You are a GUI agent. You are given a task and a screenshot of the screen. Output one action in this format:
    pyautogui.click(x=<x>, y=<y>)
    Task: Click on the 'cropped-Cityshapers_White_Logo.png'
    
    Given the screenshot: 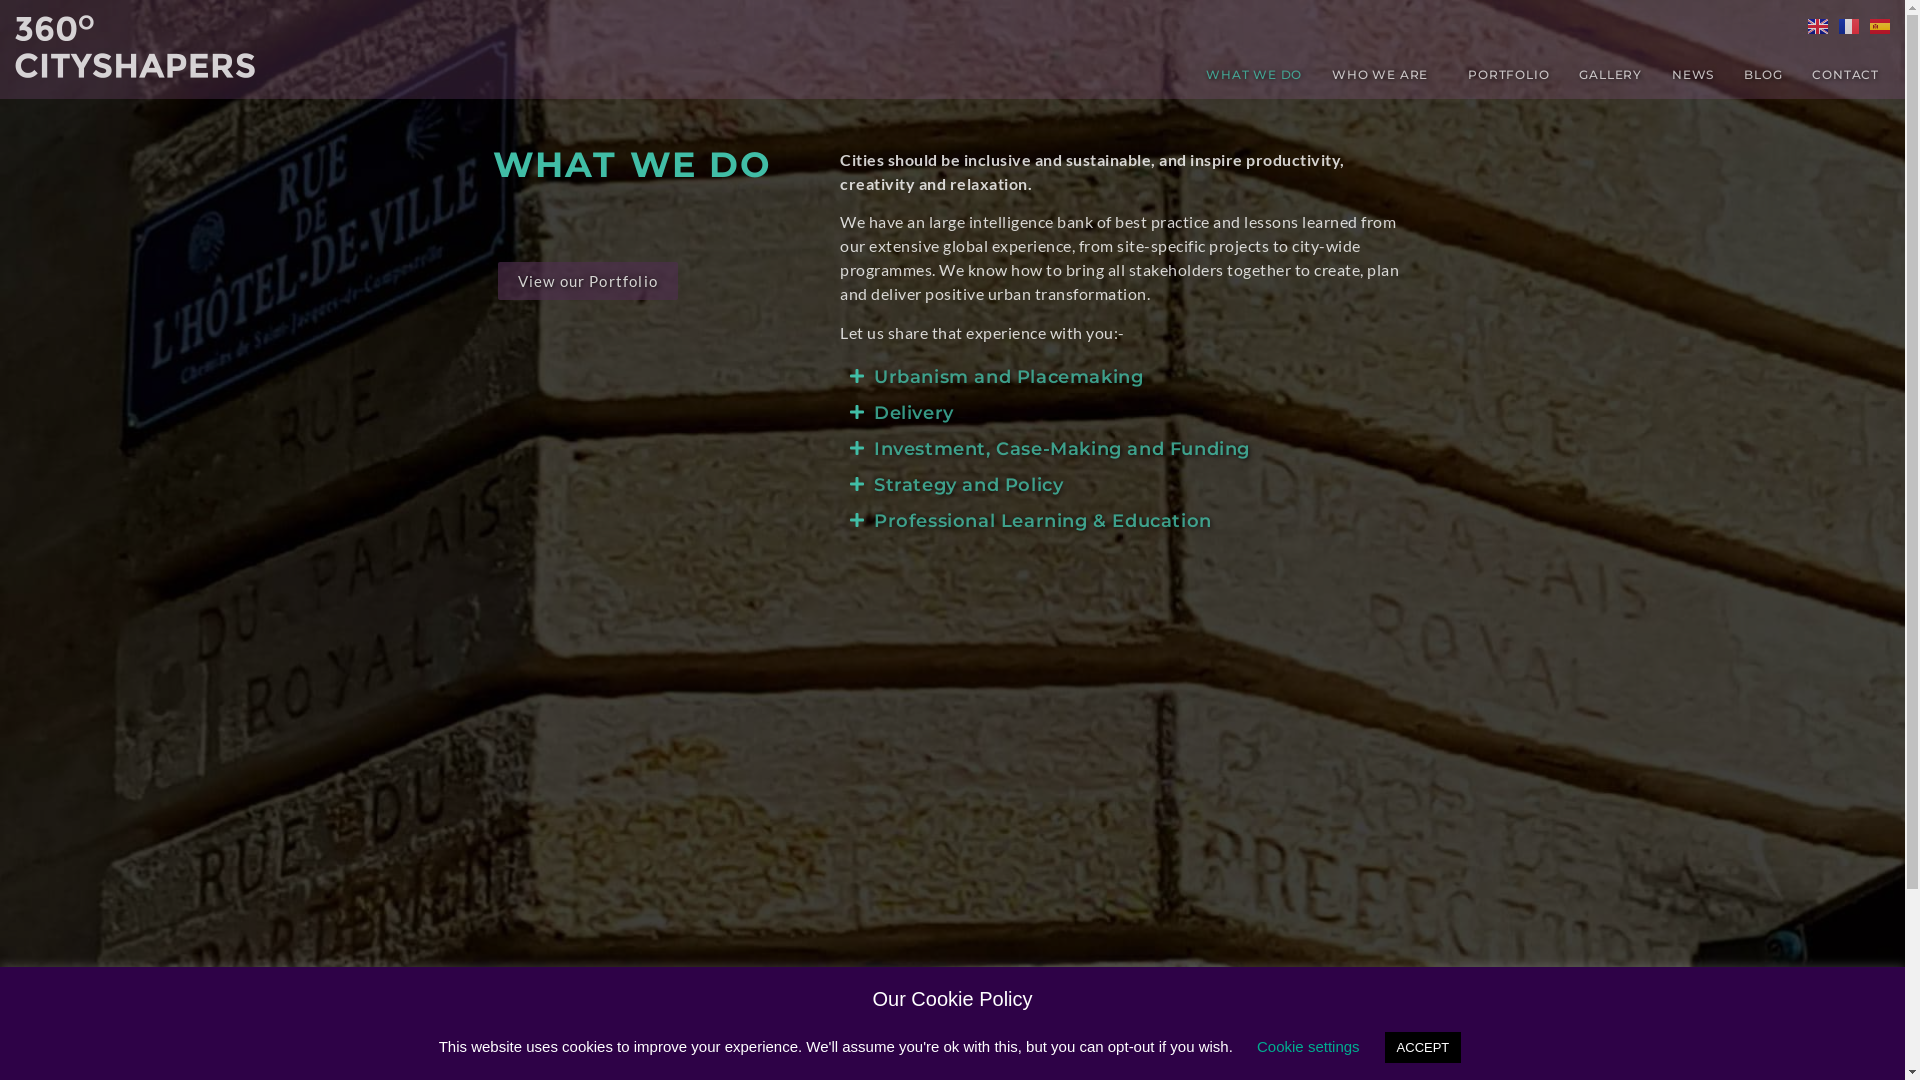 What is the action you would take?
    pyautogui.click(x=133, y=45)
    